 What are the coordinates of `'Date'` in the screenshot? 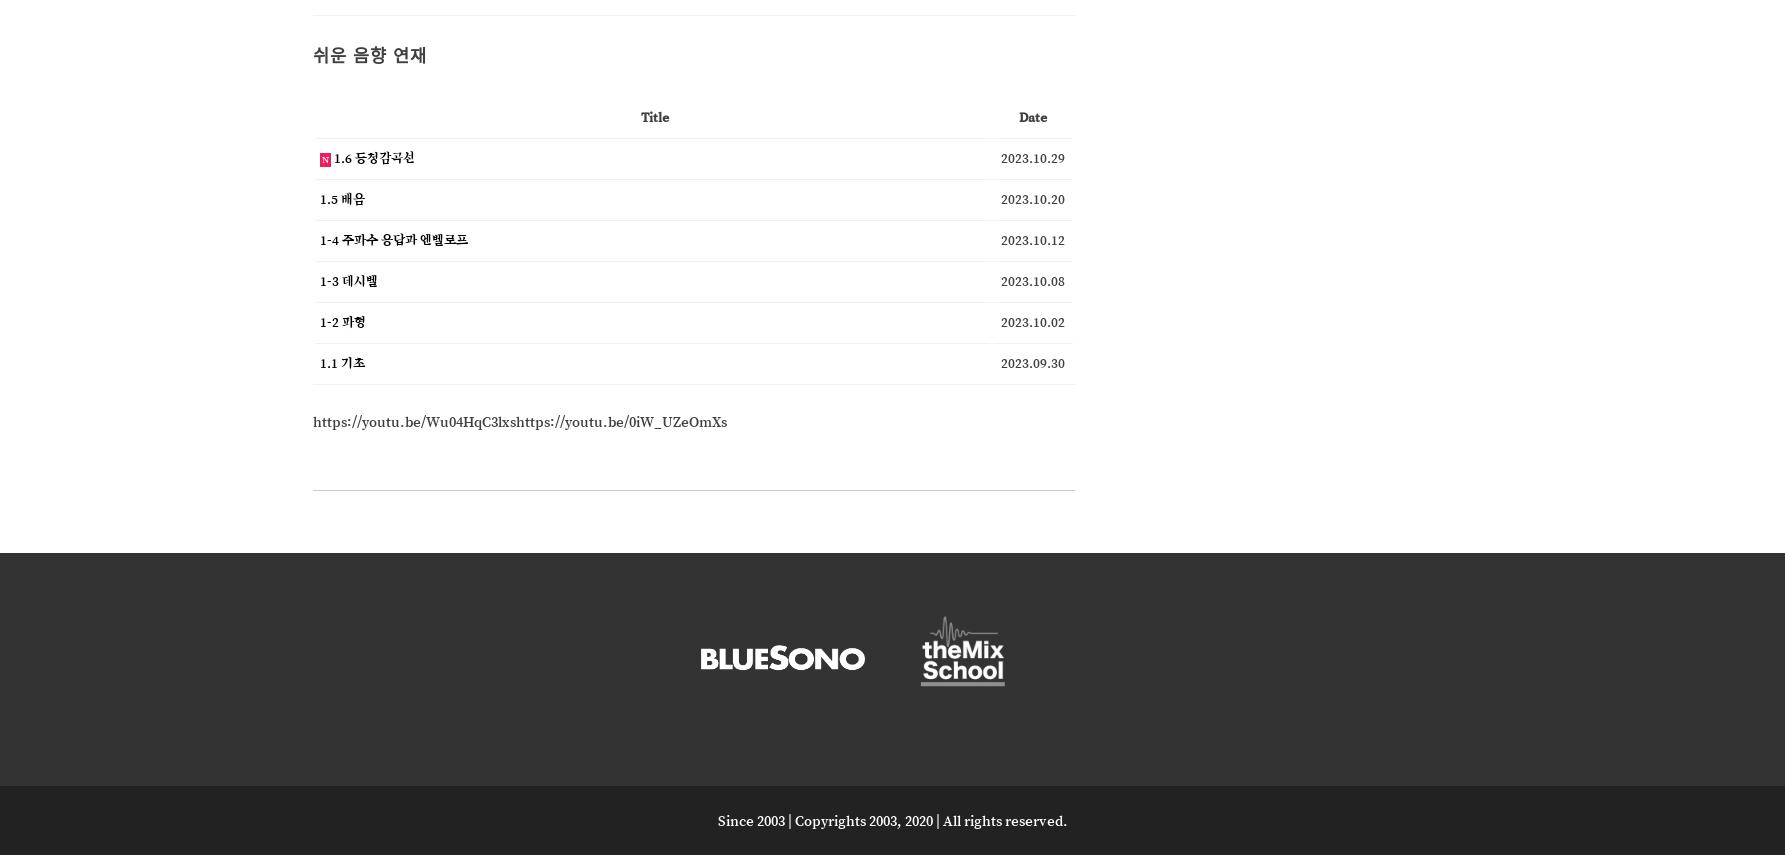 It's located at (1016, 115).